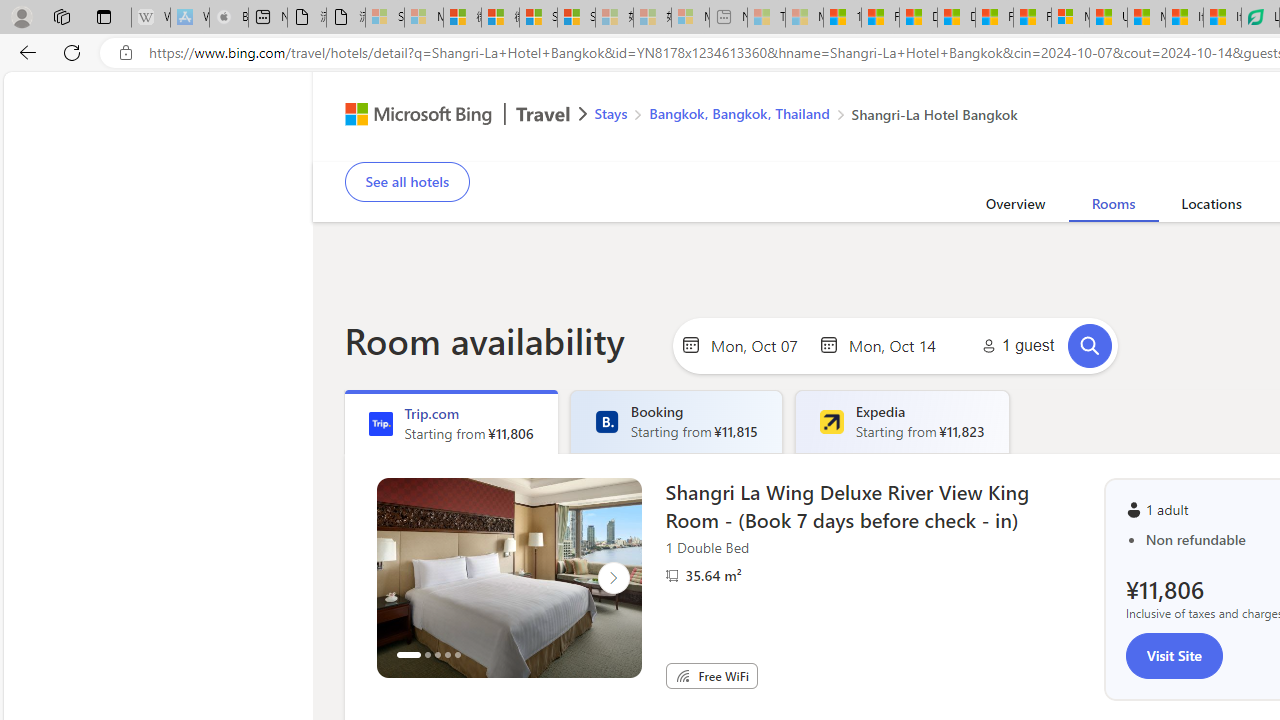  What do you see at coordinates (880, 17) in the screenshot?
I see `'Food and Drink - MSN'` at bounding box center [880, 17].